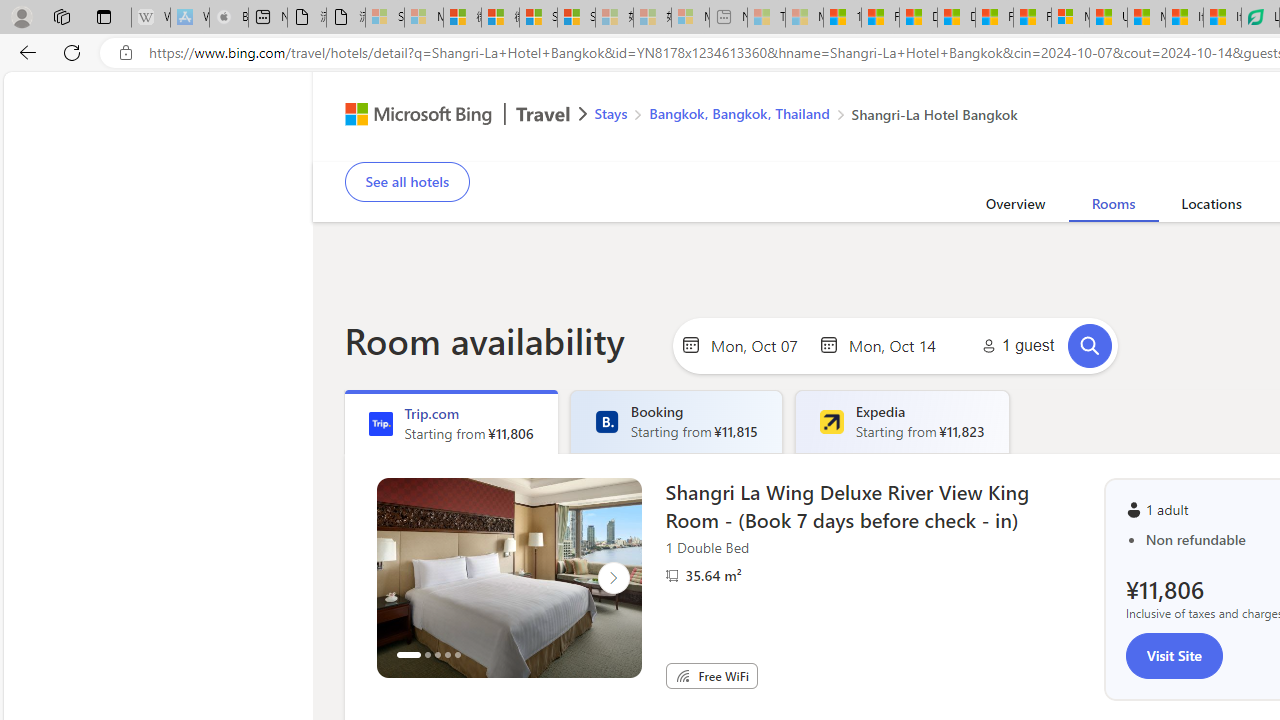  What do you see at coordinates (880, 17) in the screenshot?
I see `'Food and Drink - MSN'` at bounding box center [880, 17].